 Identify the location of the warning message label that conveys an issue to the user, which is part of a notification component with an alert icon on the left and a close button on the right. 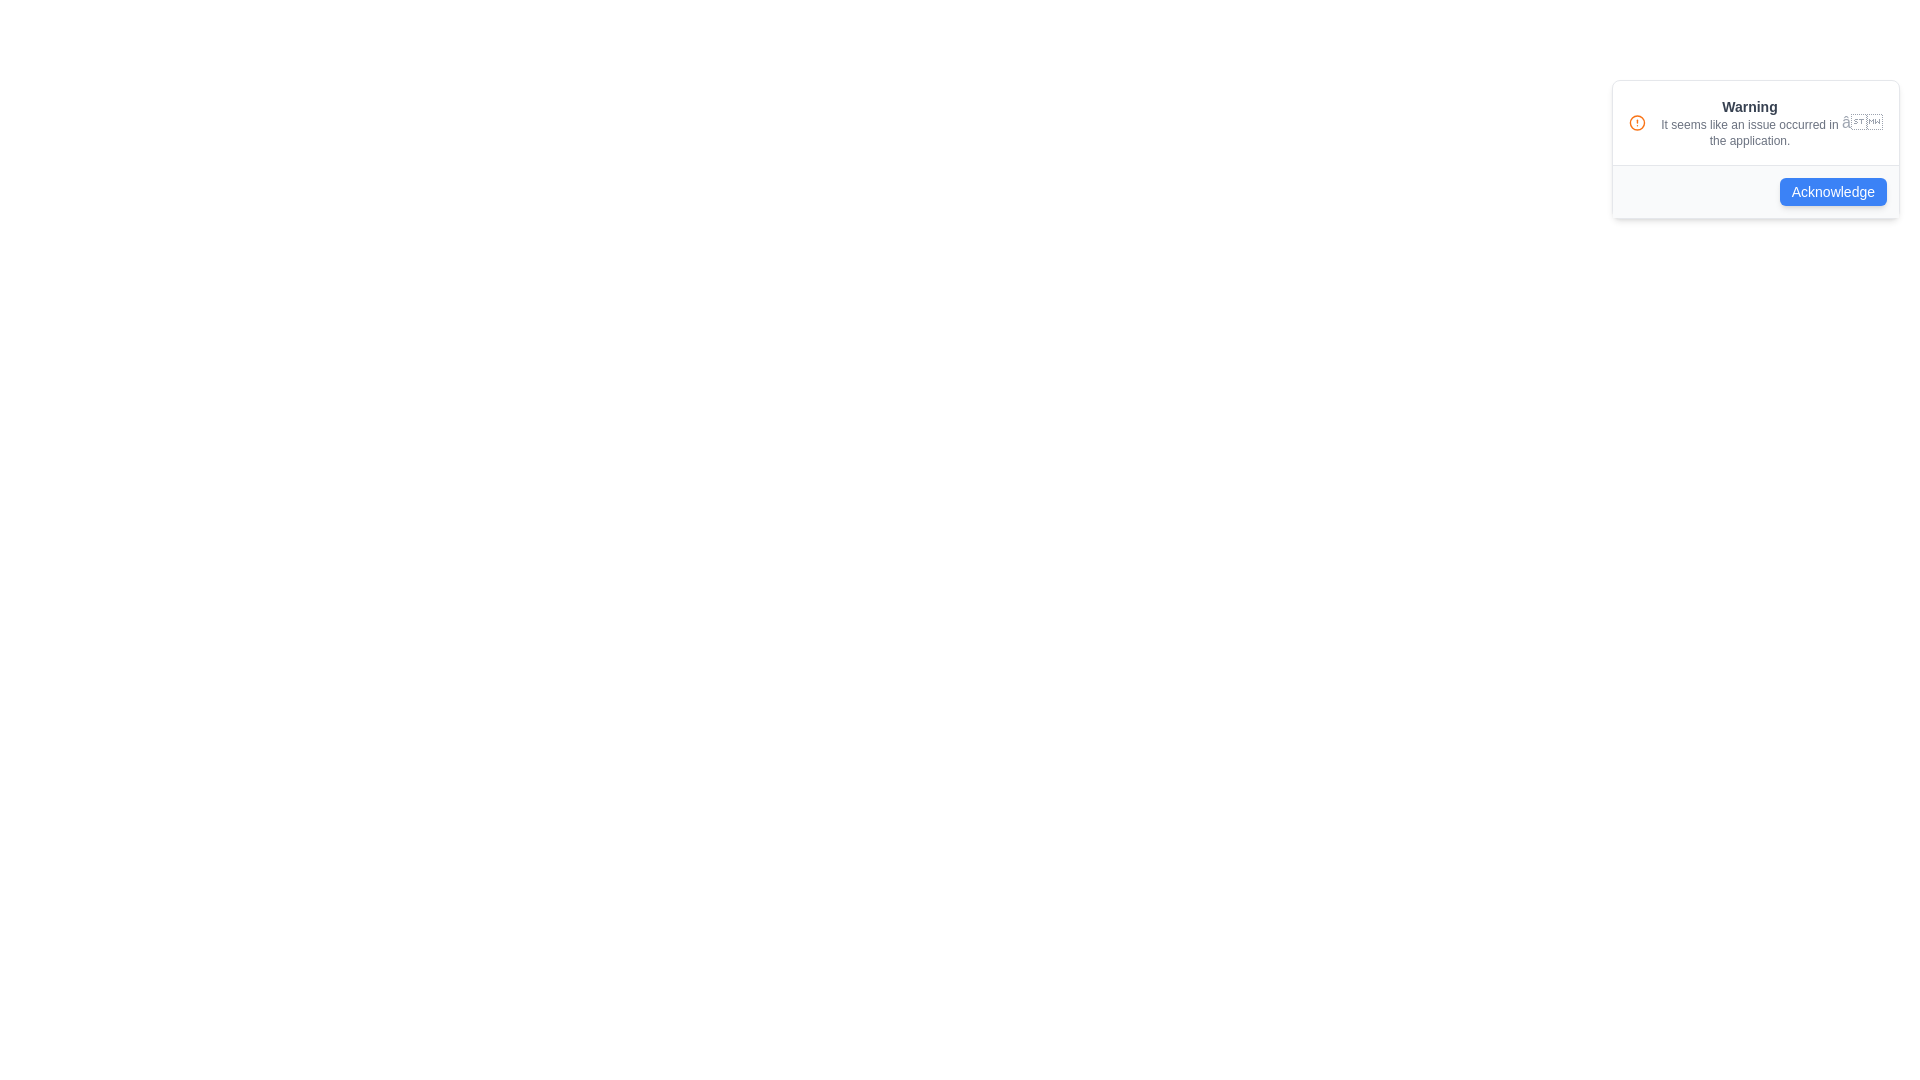
(1749, 123).